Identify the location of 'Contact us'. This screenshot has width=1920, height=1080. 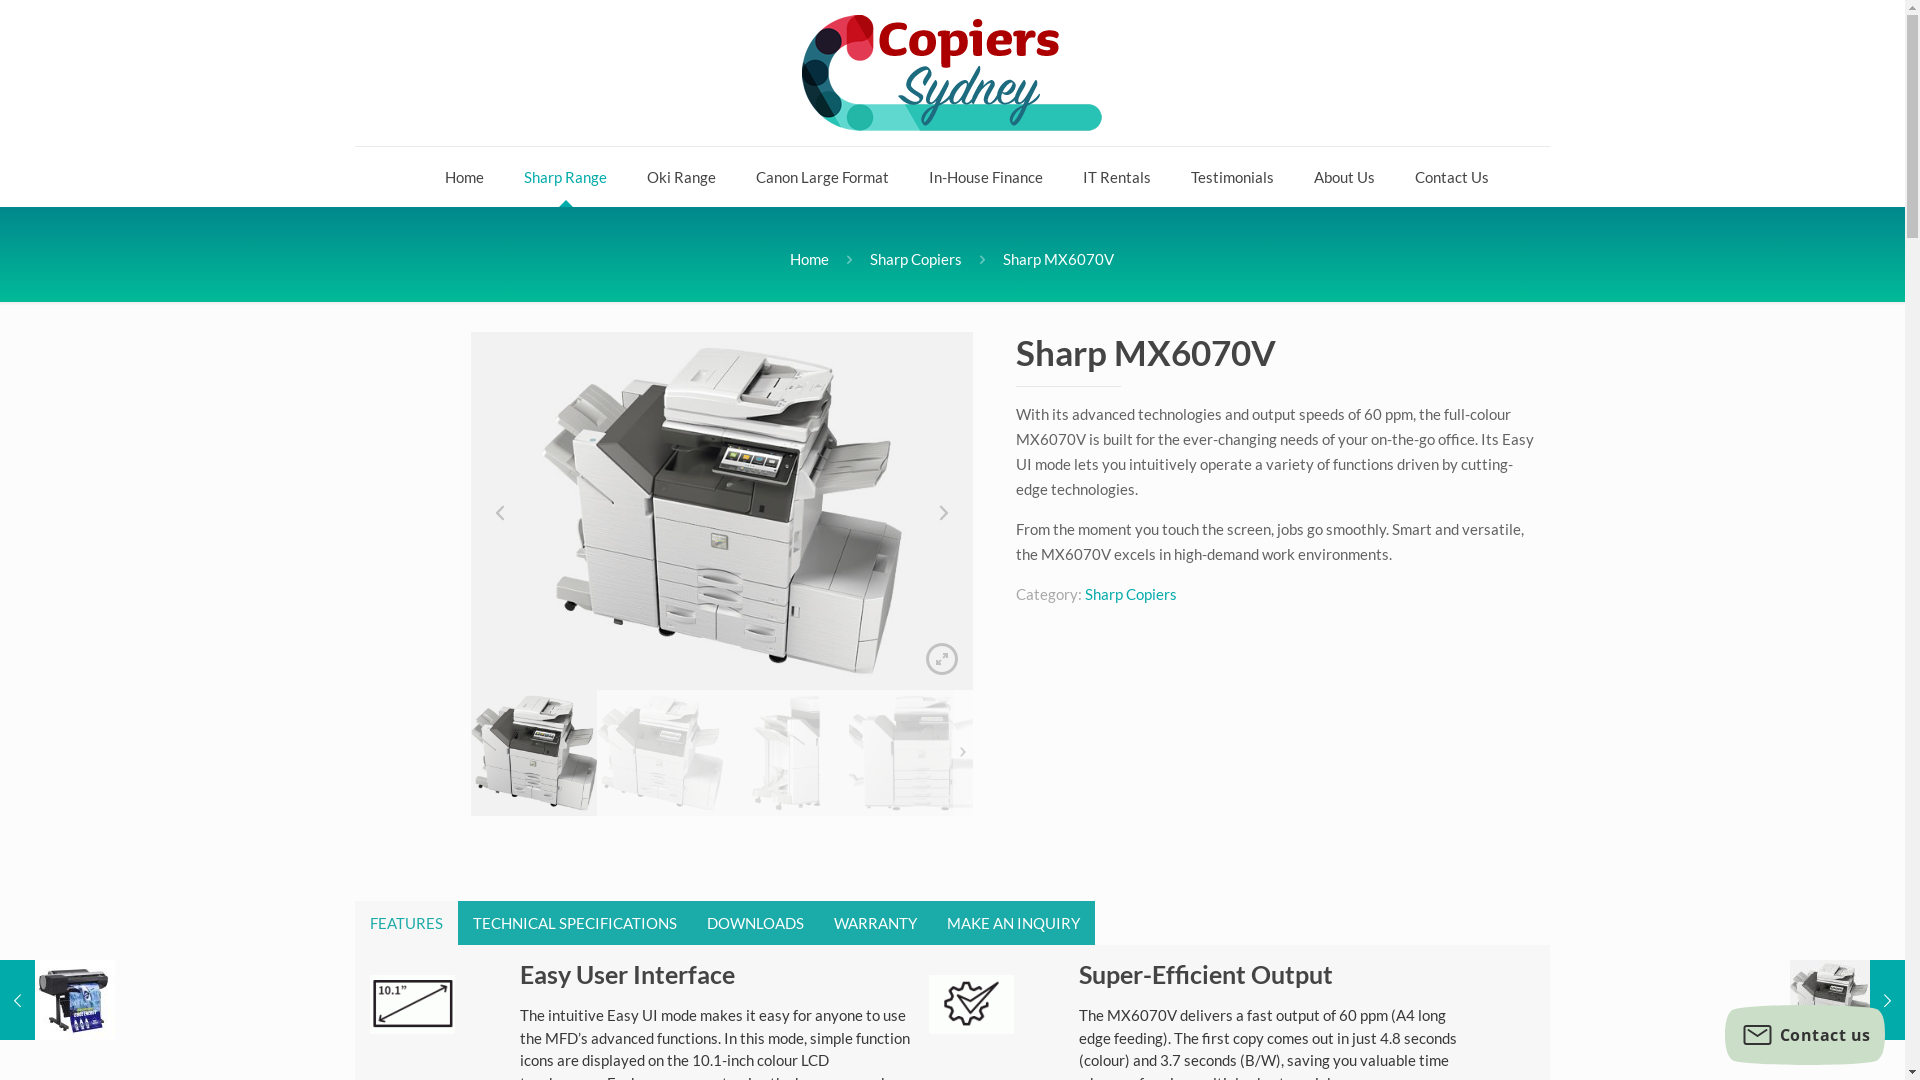
(1804, 1034).